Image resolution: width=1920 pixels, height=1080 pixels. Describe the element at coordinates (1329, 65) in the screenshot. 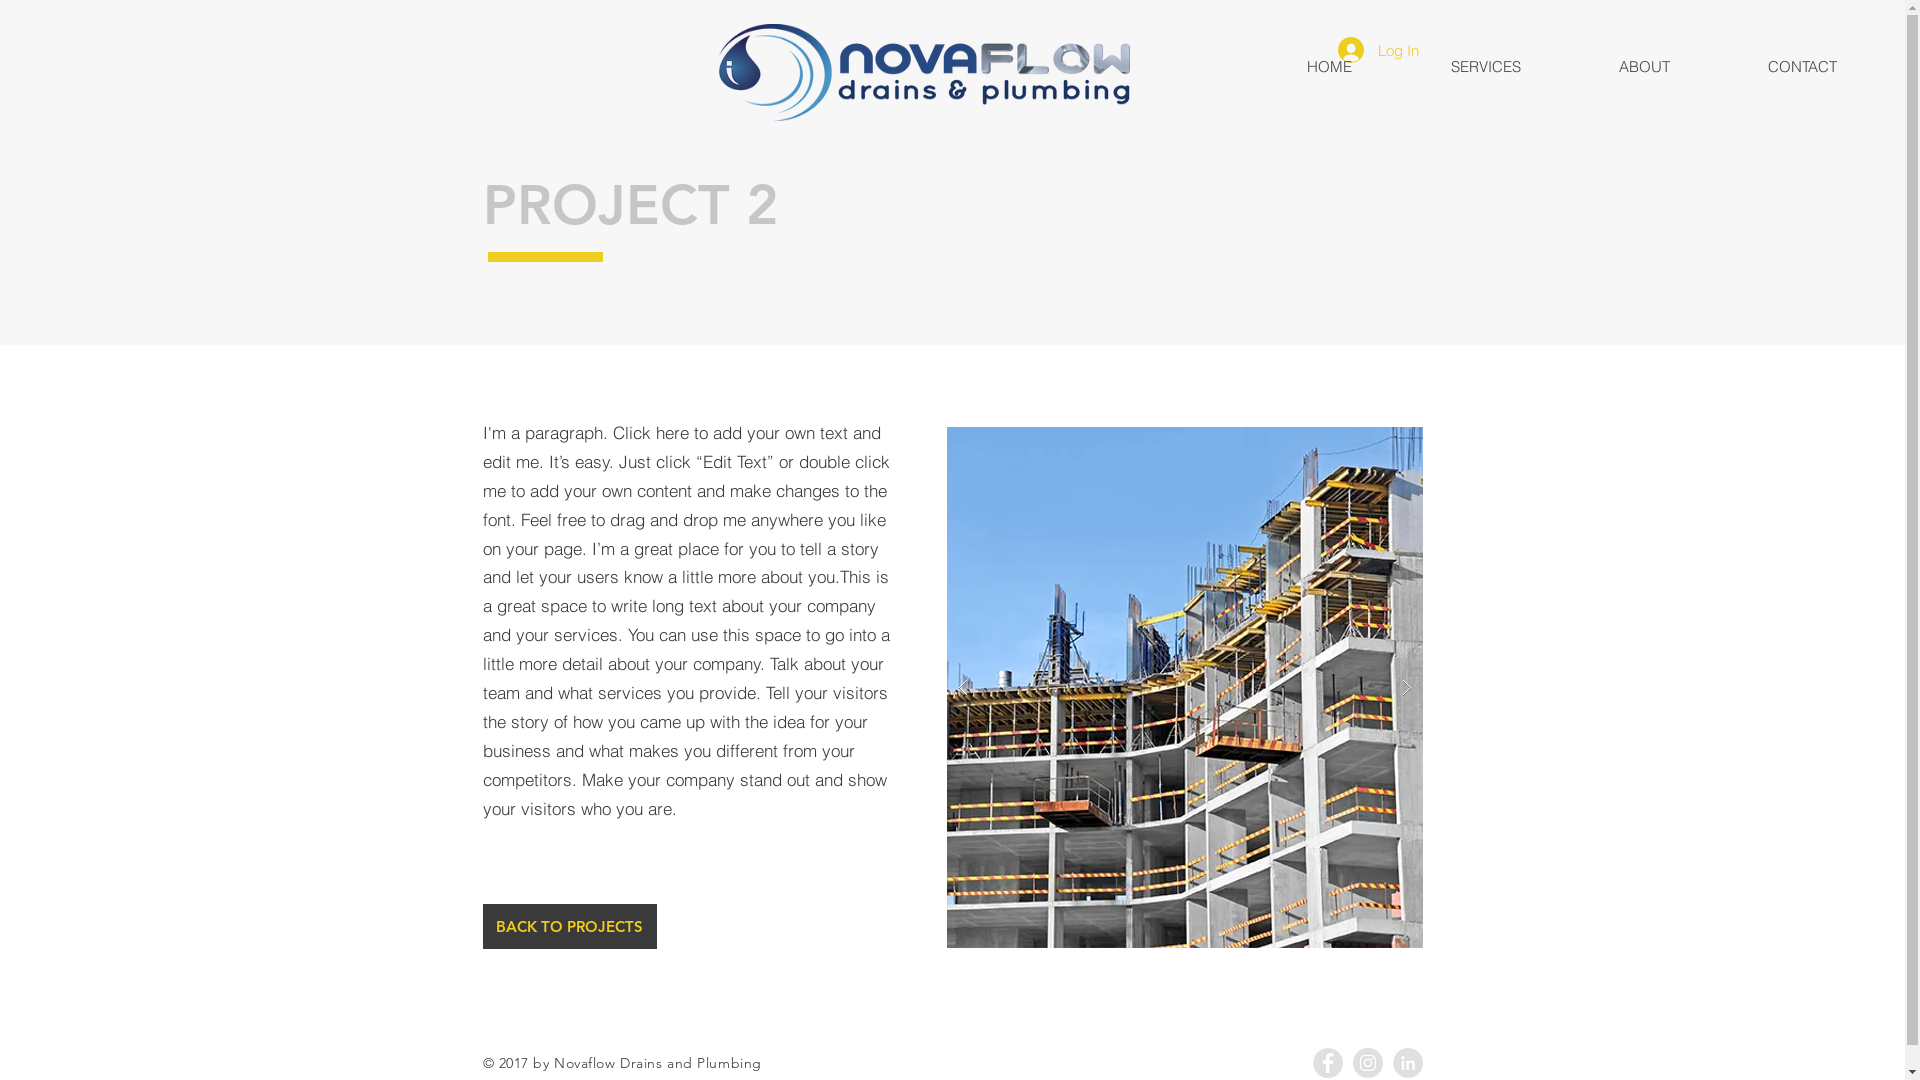

I see `'HOME'` at that location.